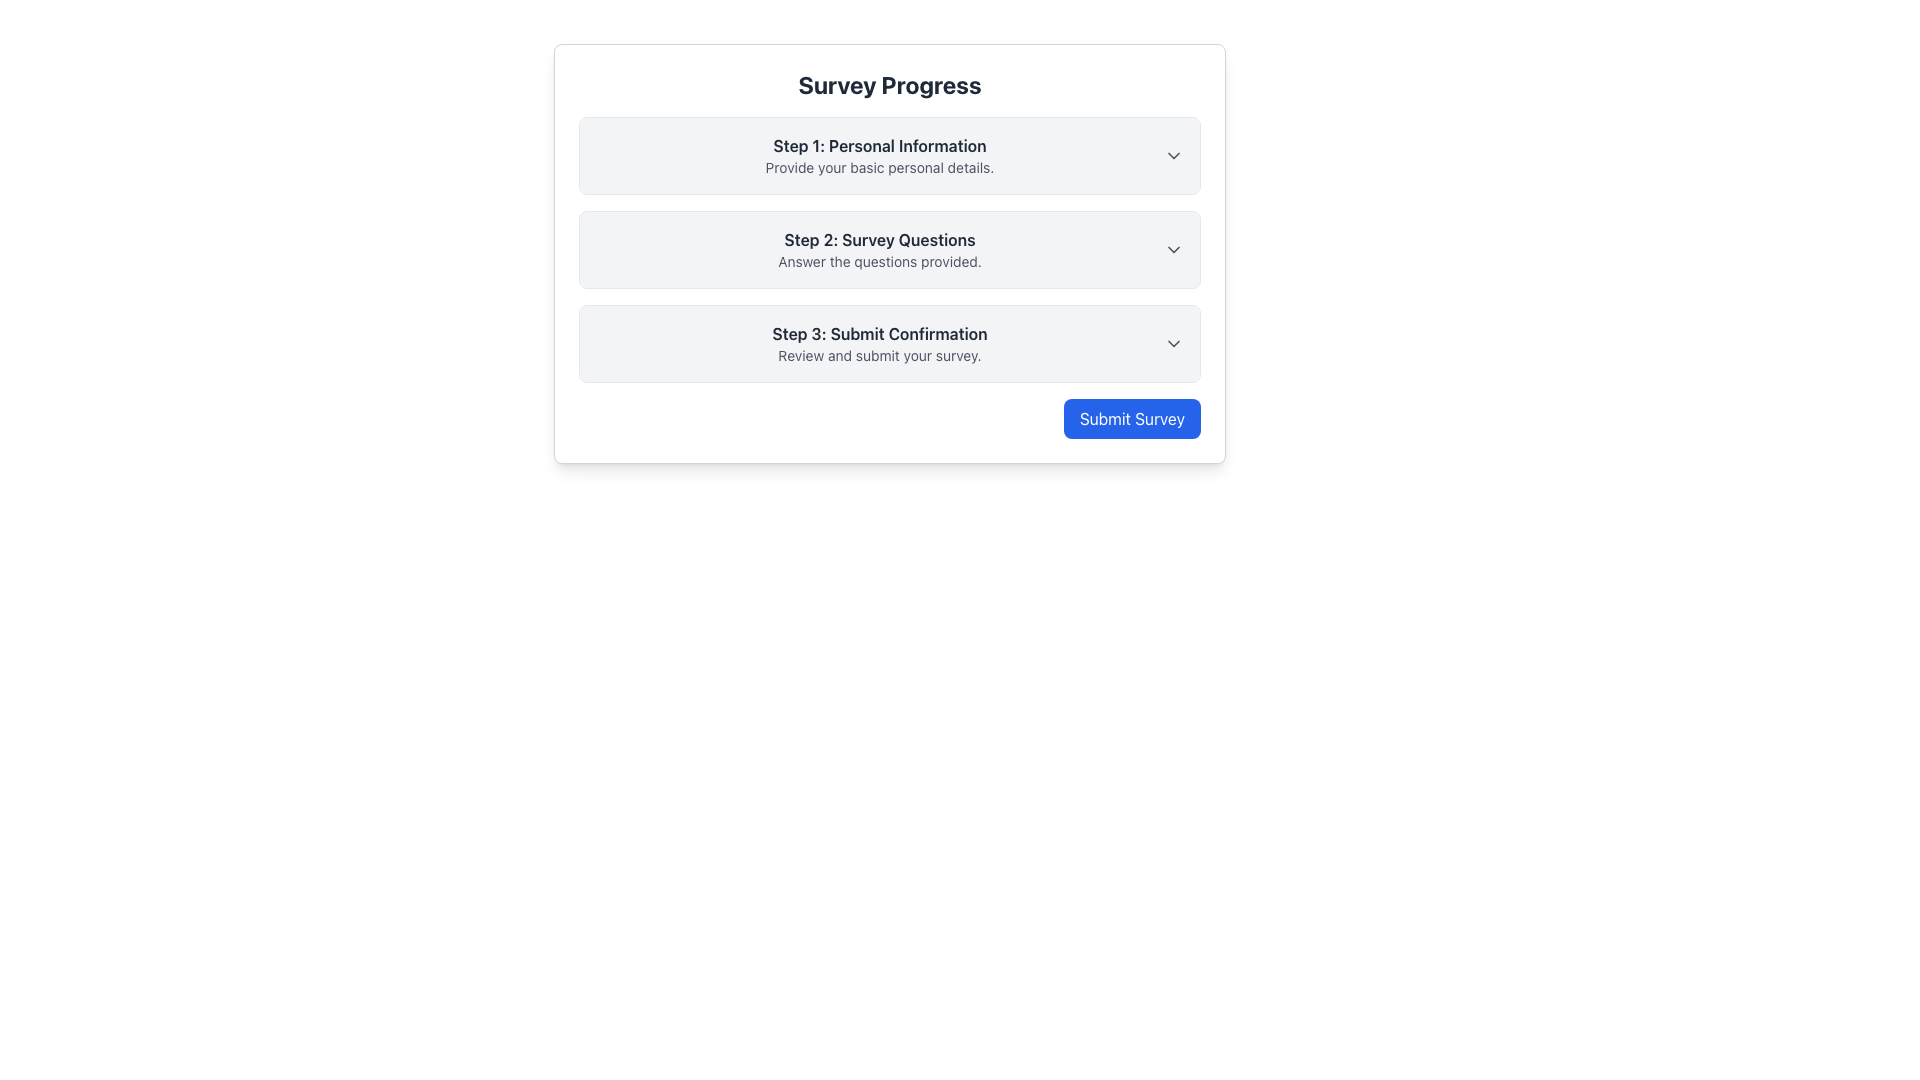 This screenshot has width=1920, height=1080. What do you see at coordinates (879, 154) in the screenshot?
I see `the text block displaying 'Step 1: Personal Information' and its subtitle 'Provide your basic personal details.'` at bounding box center [879, 154].